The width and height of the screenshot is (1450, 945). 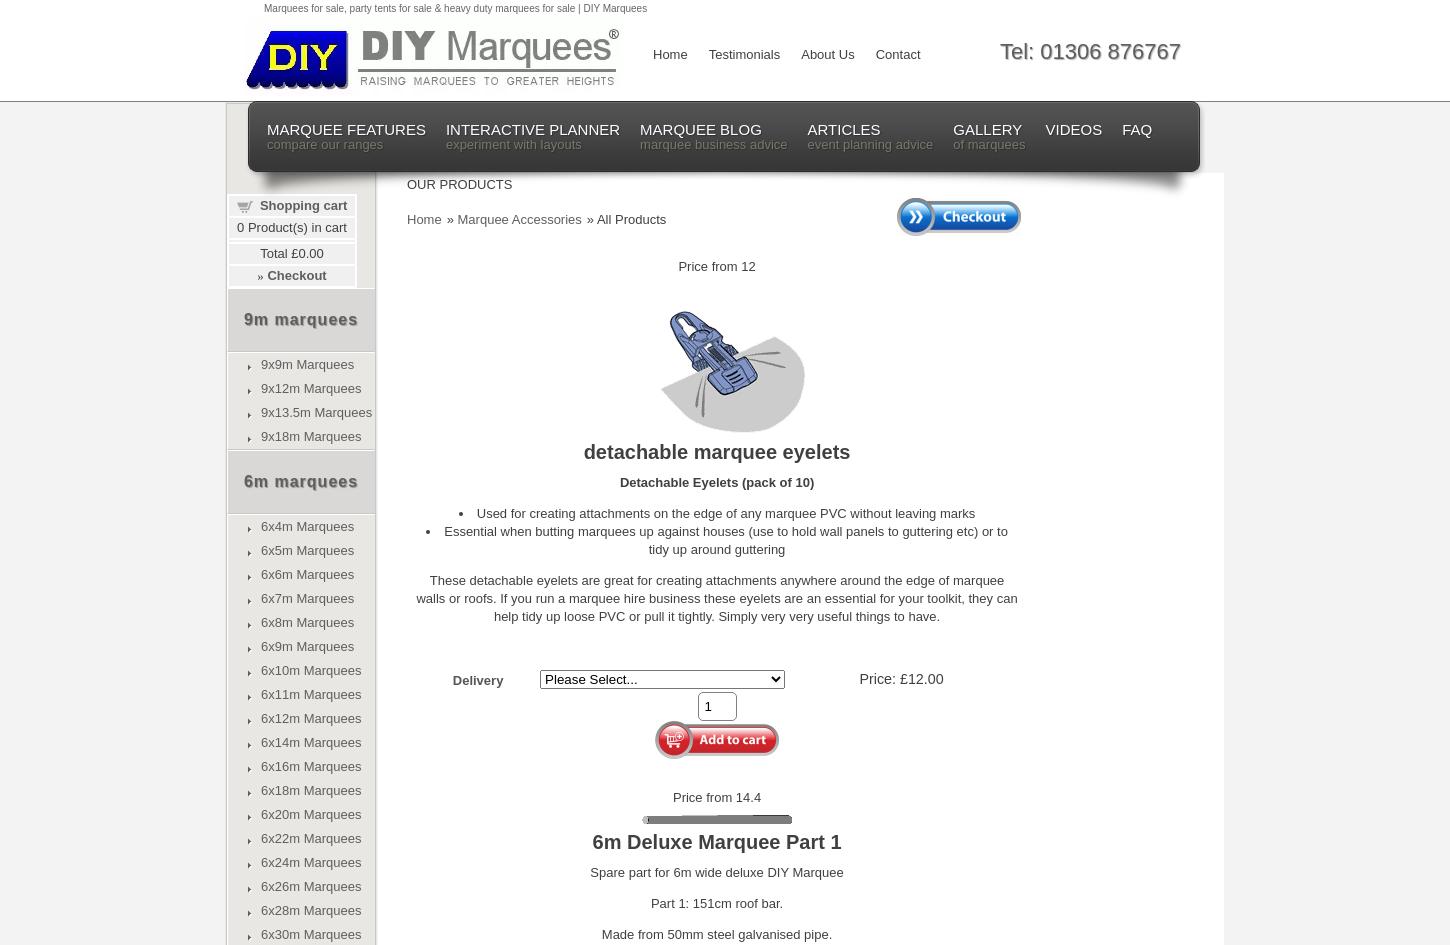 I want to click on '6x7m Marquees', so click(x=307, y=598).